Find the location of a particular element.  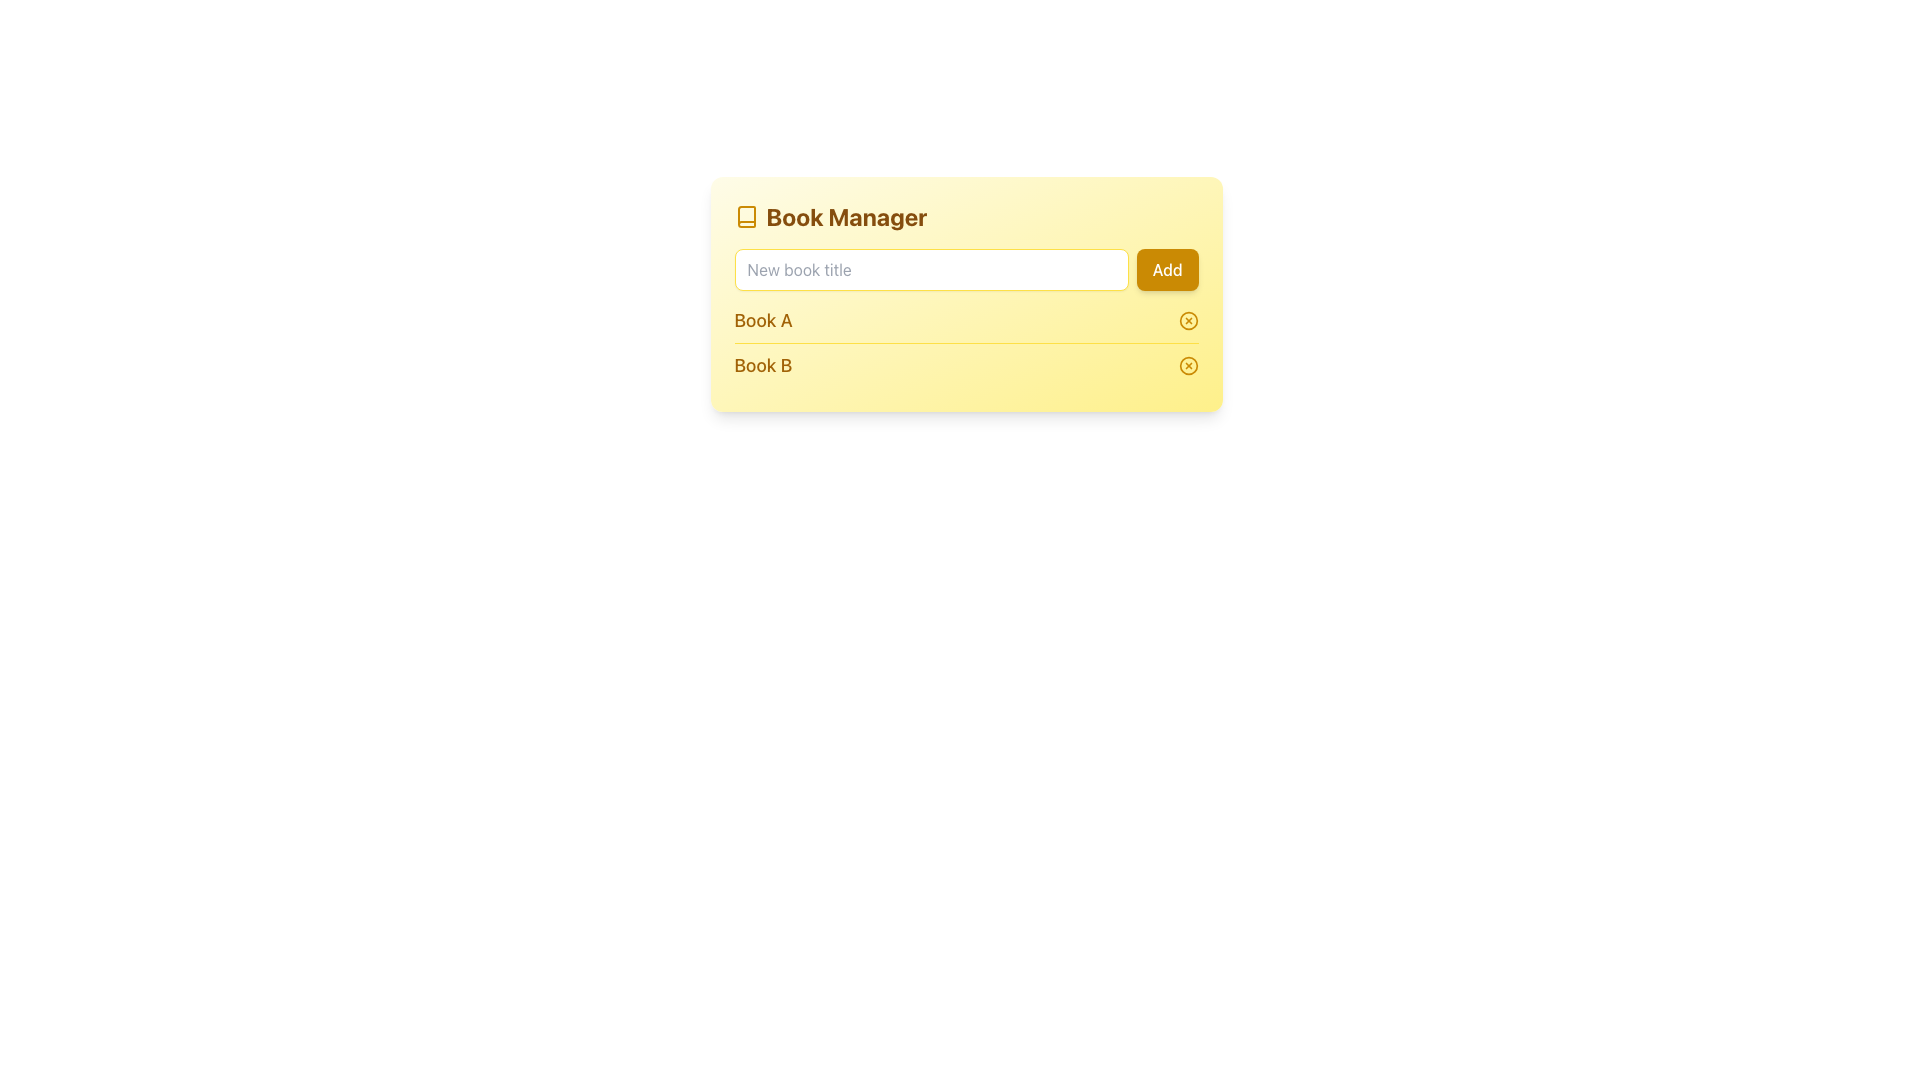

the label representing 'Book A' in the first row of book entries within the 'Book Manager' section is located at coordinates (762, 319).